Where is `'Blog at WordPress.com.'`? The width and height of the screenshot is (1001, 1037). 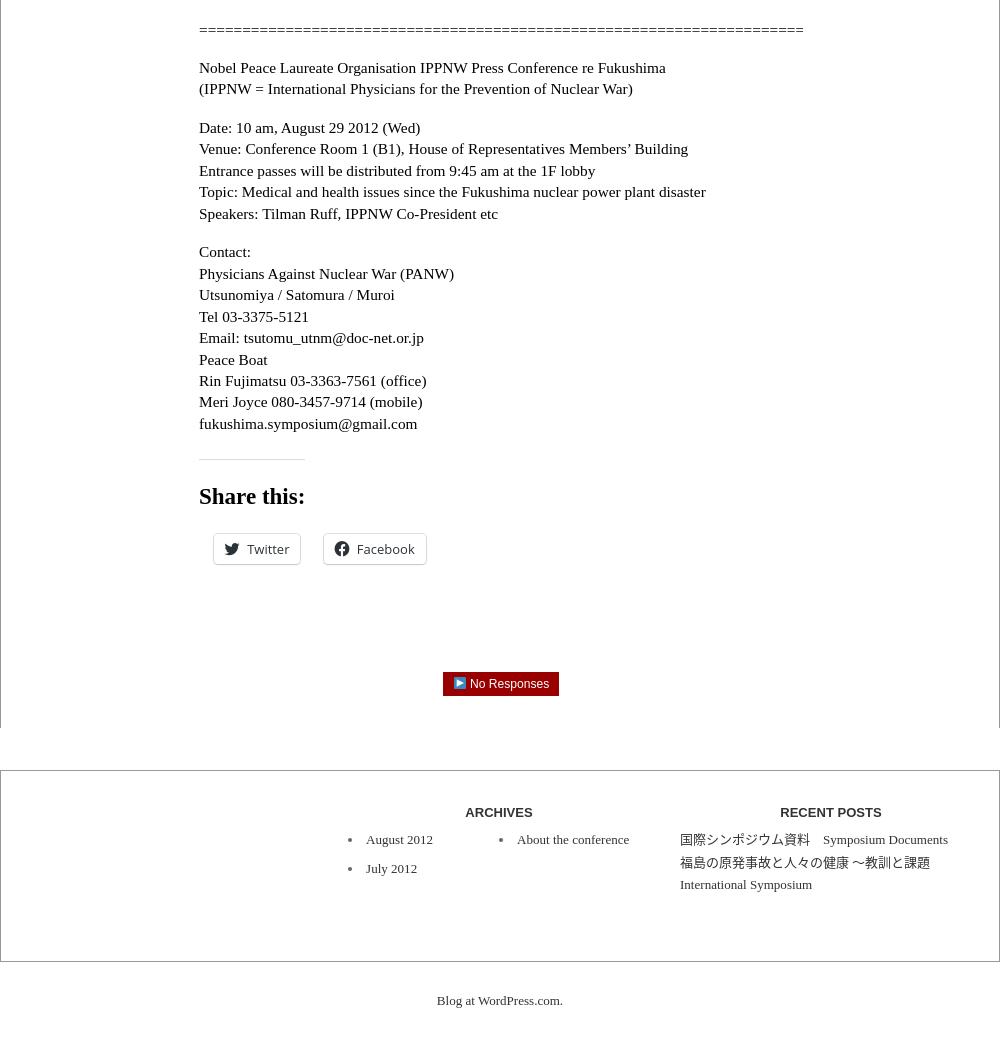 'Blog at WordPress.com.' is located at coordinates (499, 1000).